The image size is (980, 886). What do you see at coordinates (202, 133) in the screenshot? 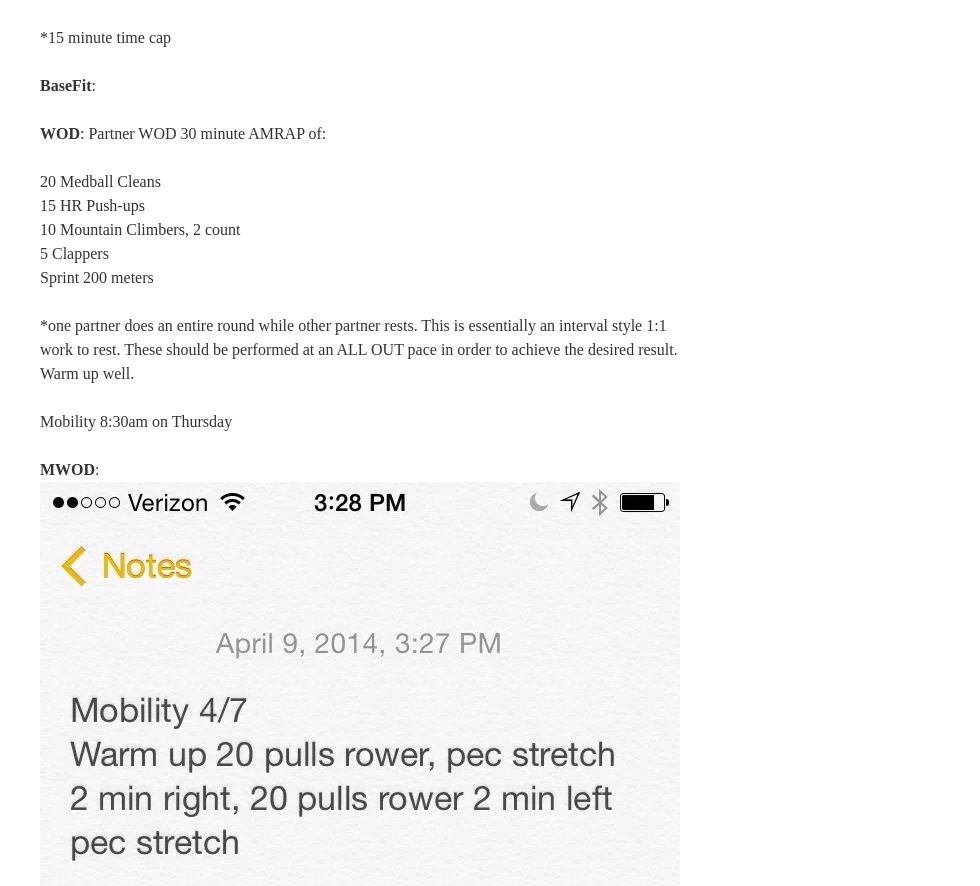
I see `': Partner WOD 30 minute AMRAP of:'` at bounding box center [202, 133].